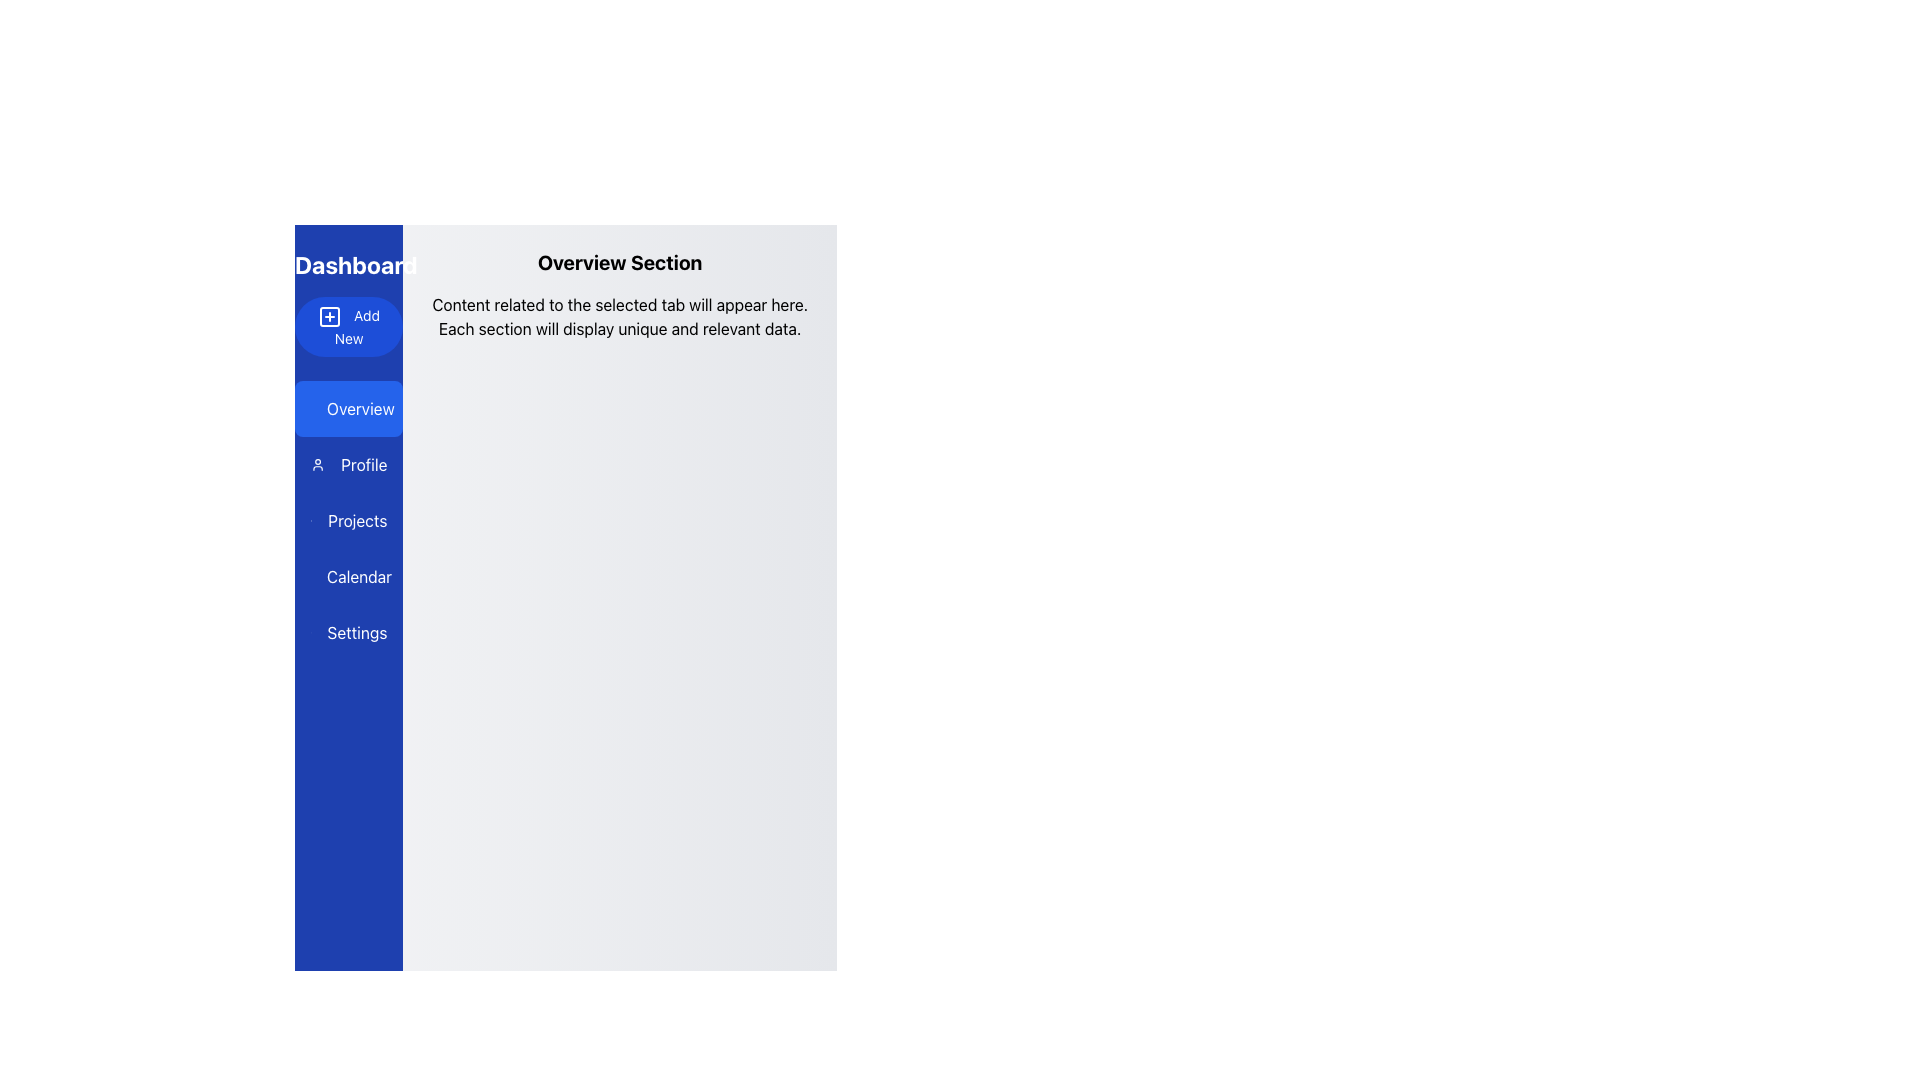 Image resolution: width=1920 pixels, height=1080 pixels. What do you see at coordinates (360, 407) in the screenshot?
I see `the 'Overview' text label in the vertical navigation menu` at bounding box center [360, 407].